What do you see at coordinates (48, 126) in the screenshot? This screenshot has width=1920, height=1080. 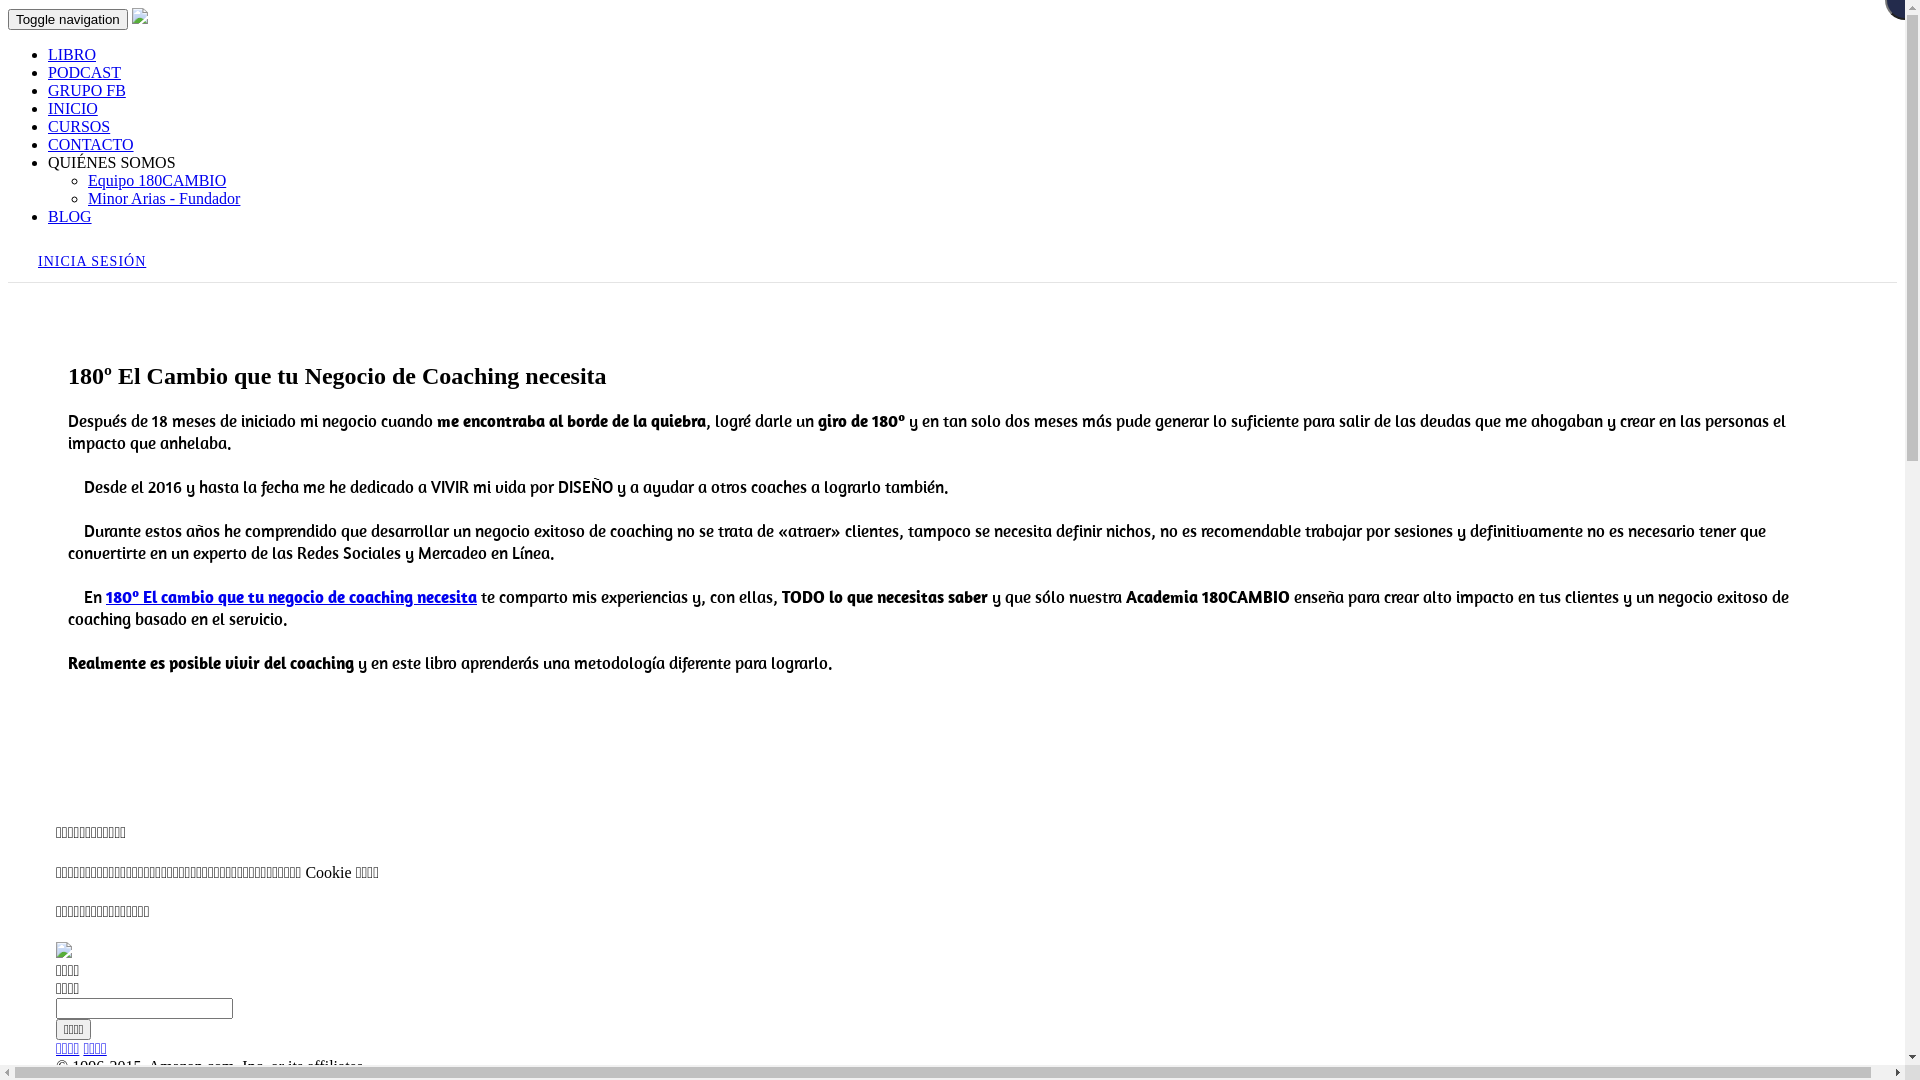 I see `'CURSOS'` at bounding box center [48, 126].